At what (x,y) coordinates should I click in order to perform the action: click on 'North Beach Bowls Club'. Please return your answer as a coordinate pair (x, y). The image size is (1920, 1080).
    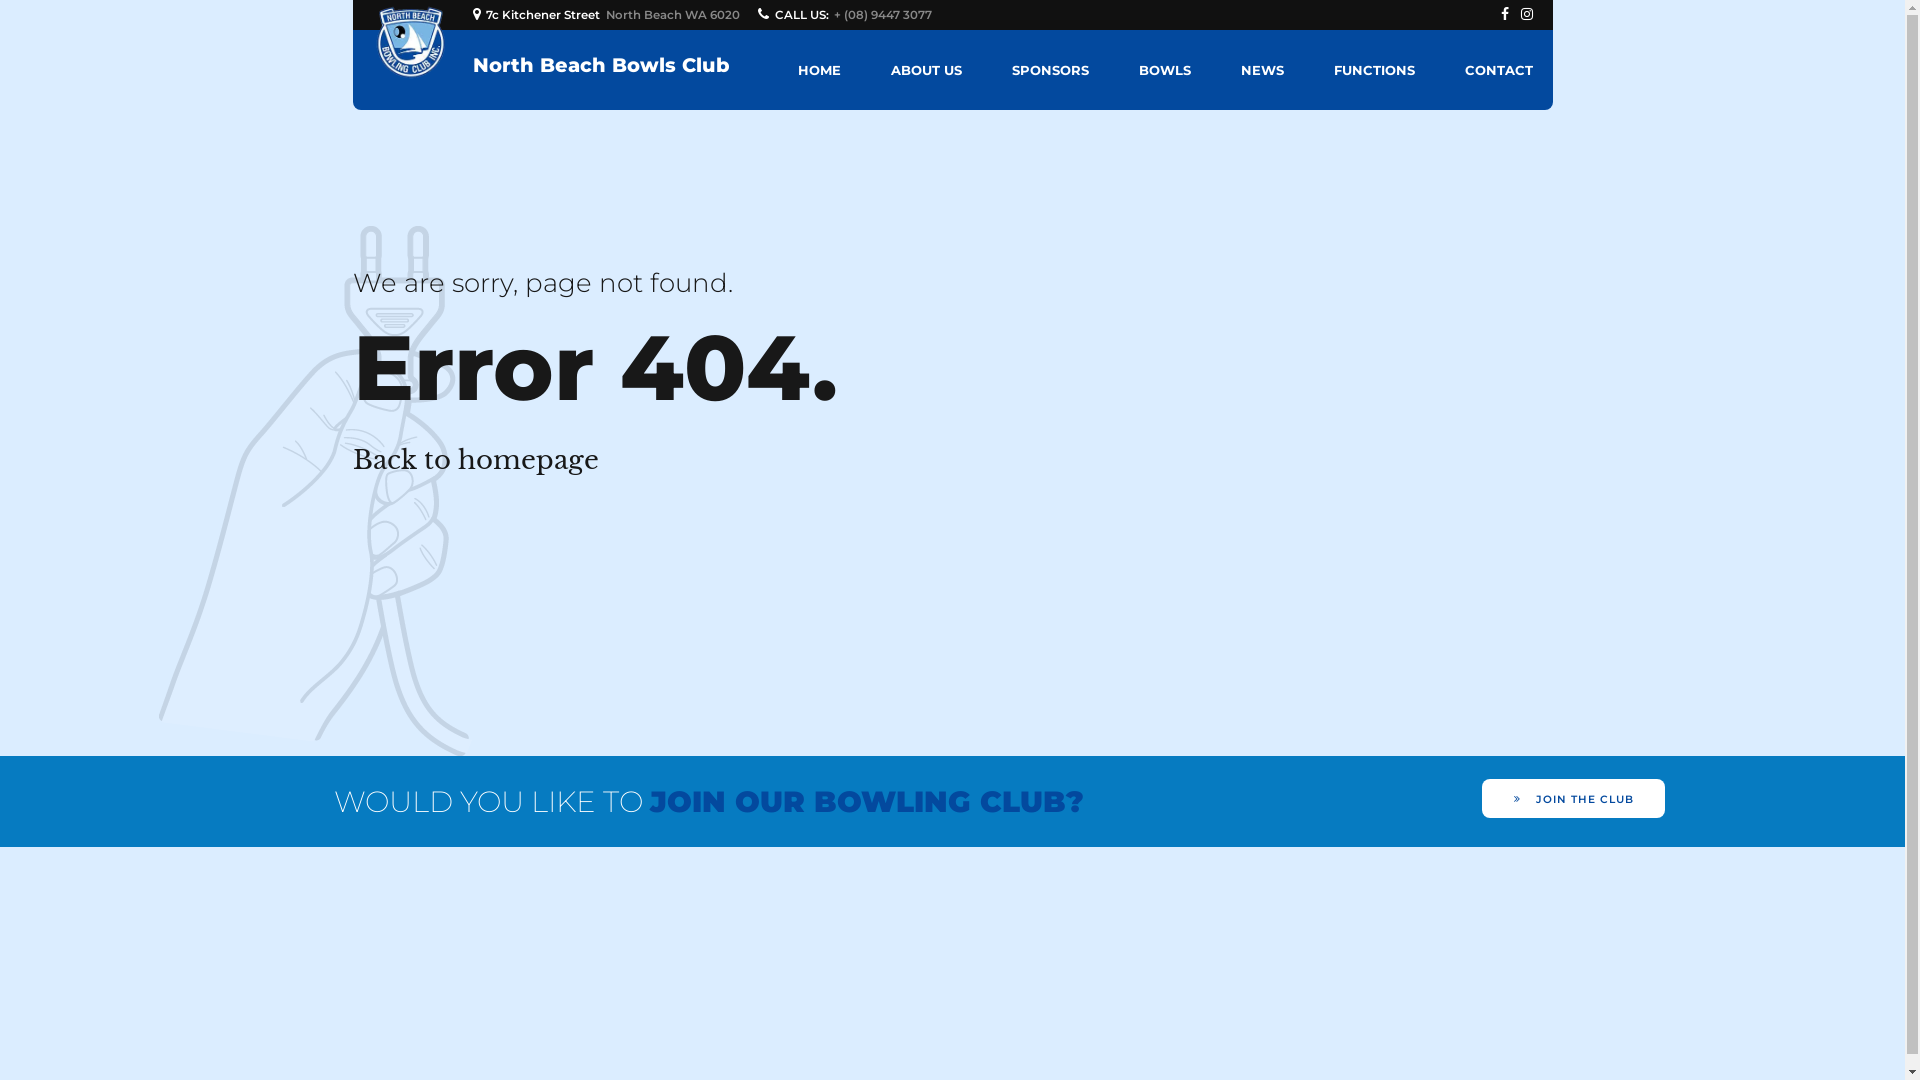
    Looking at the image, I should click on (599, 64).